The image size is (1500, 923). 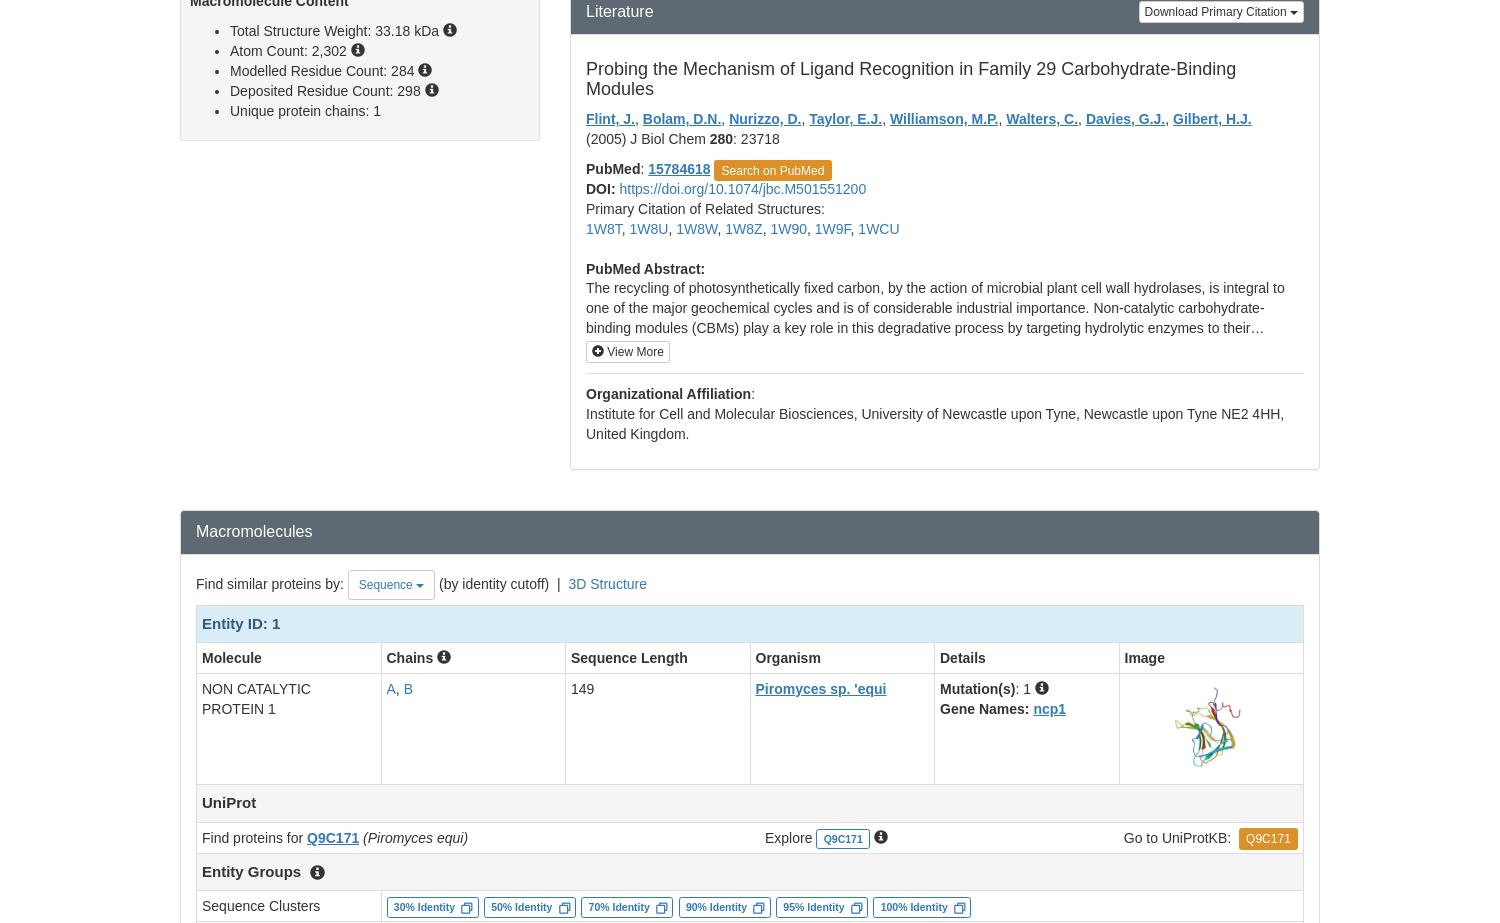 What do you see at coordinates (714, 906) in the screenshot?
I see `'90% Identity'` at bounding box center [714, 906].